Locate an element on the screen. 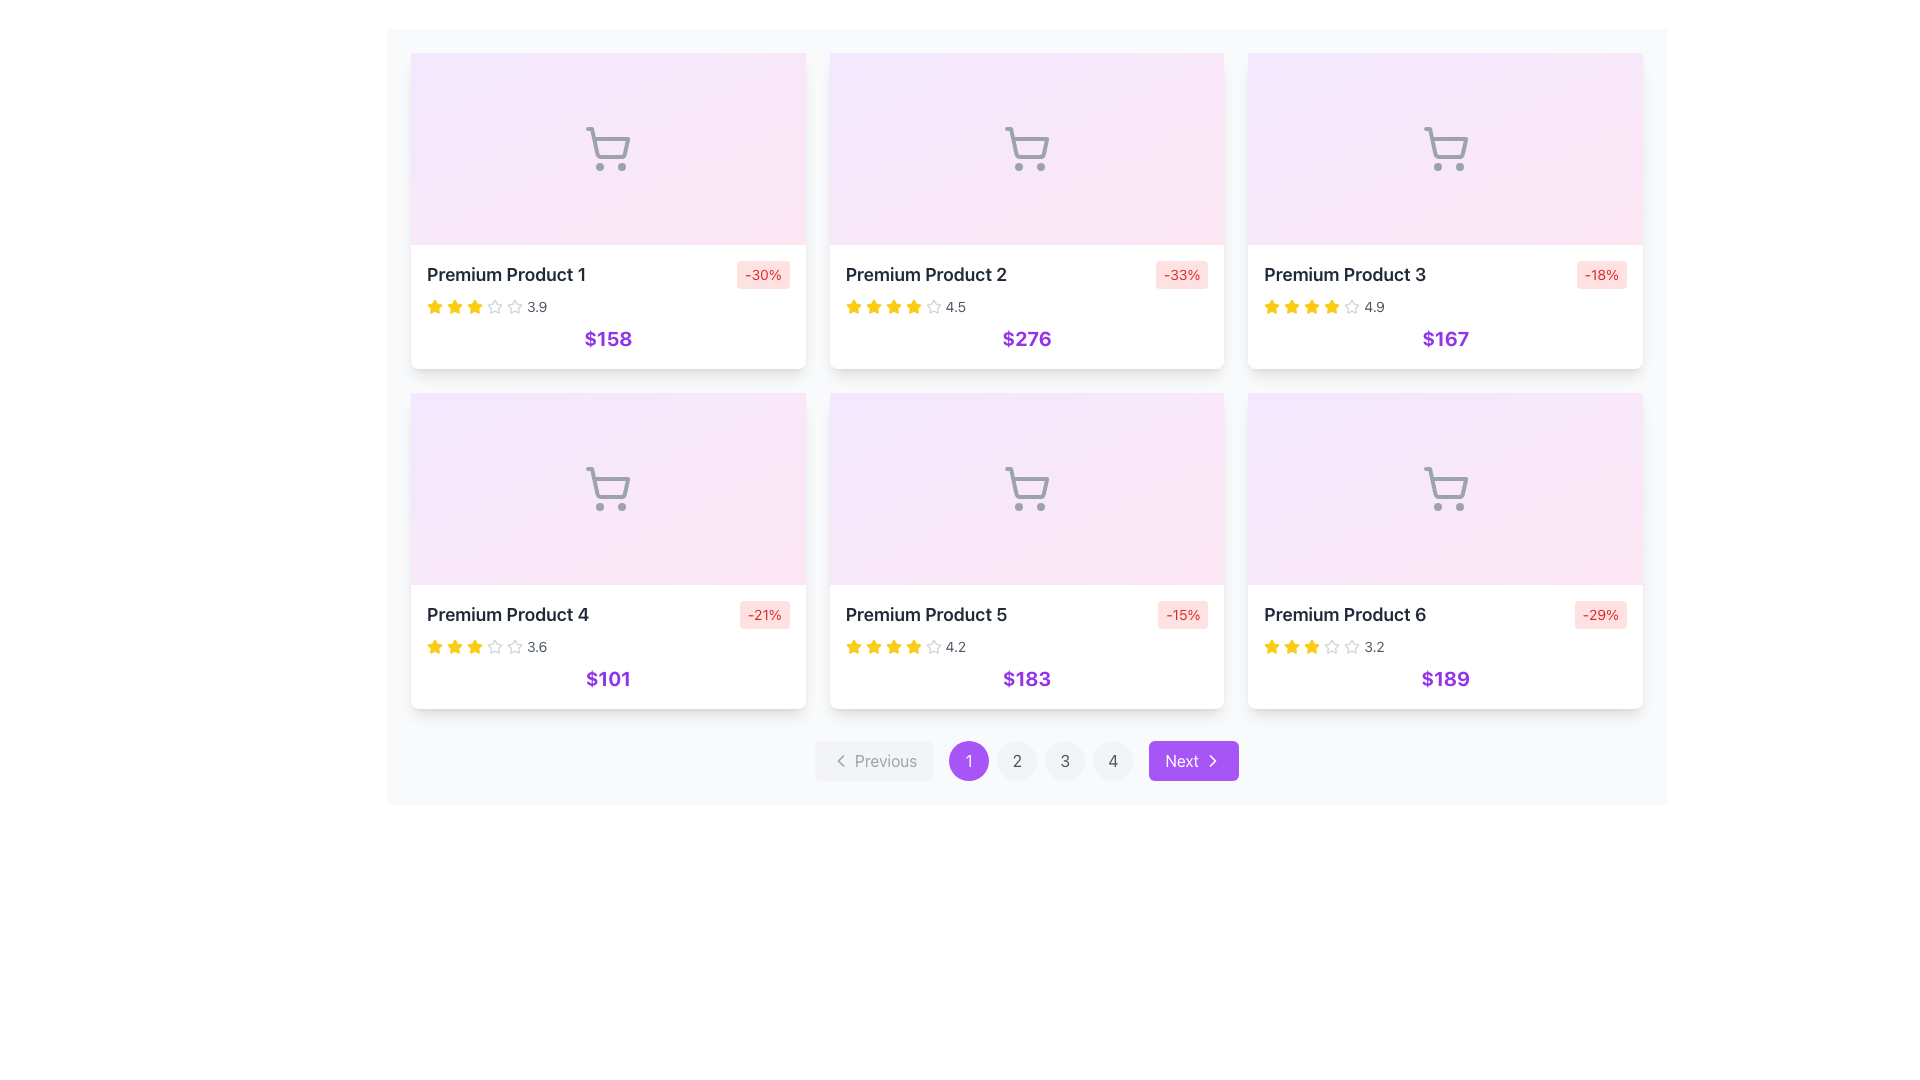 The height and width of the screenshot is (1080, 1920). the third star in the rating system for the 'Premium Product 3' is located at coordinates (1331, 305).